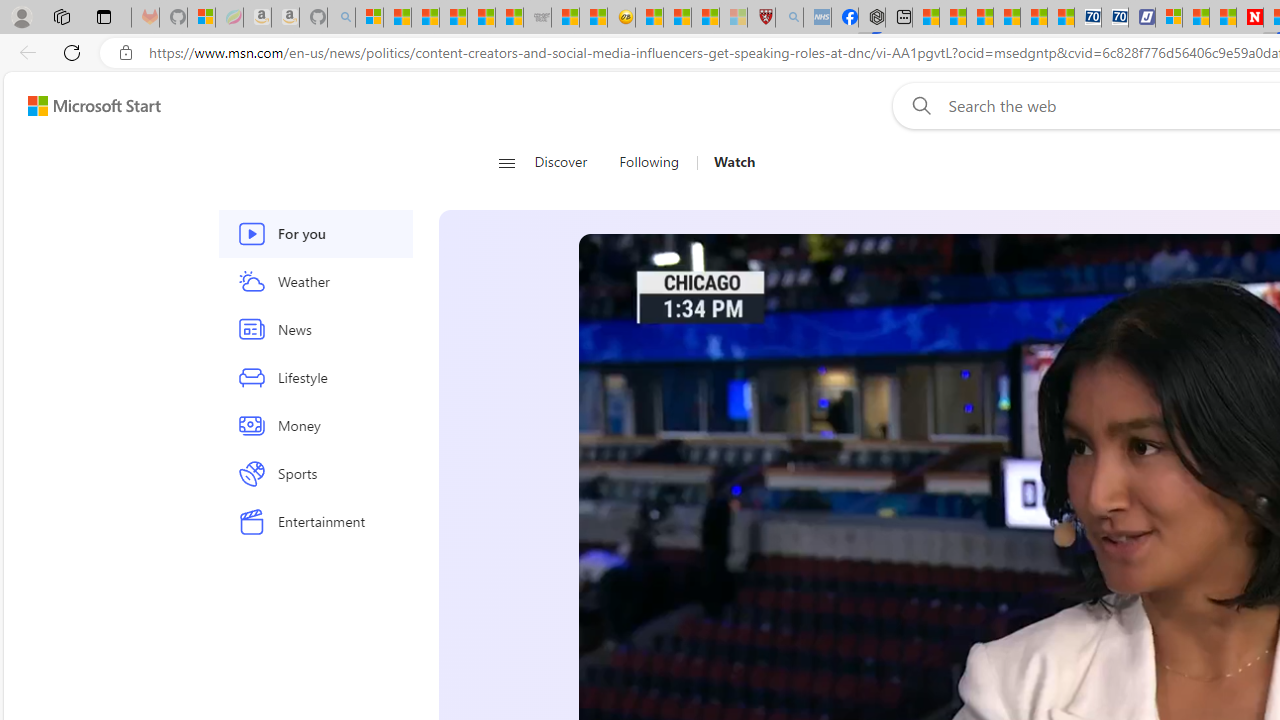 This screenshot has width=1280, height=720. What do you see at coordinates (1087, 17) in the screenshot?
I see `'Cheap Car Rentals - Save70.com'` at bounding box center [1087, 17].